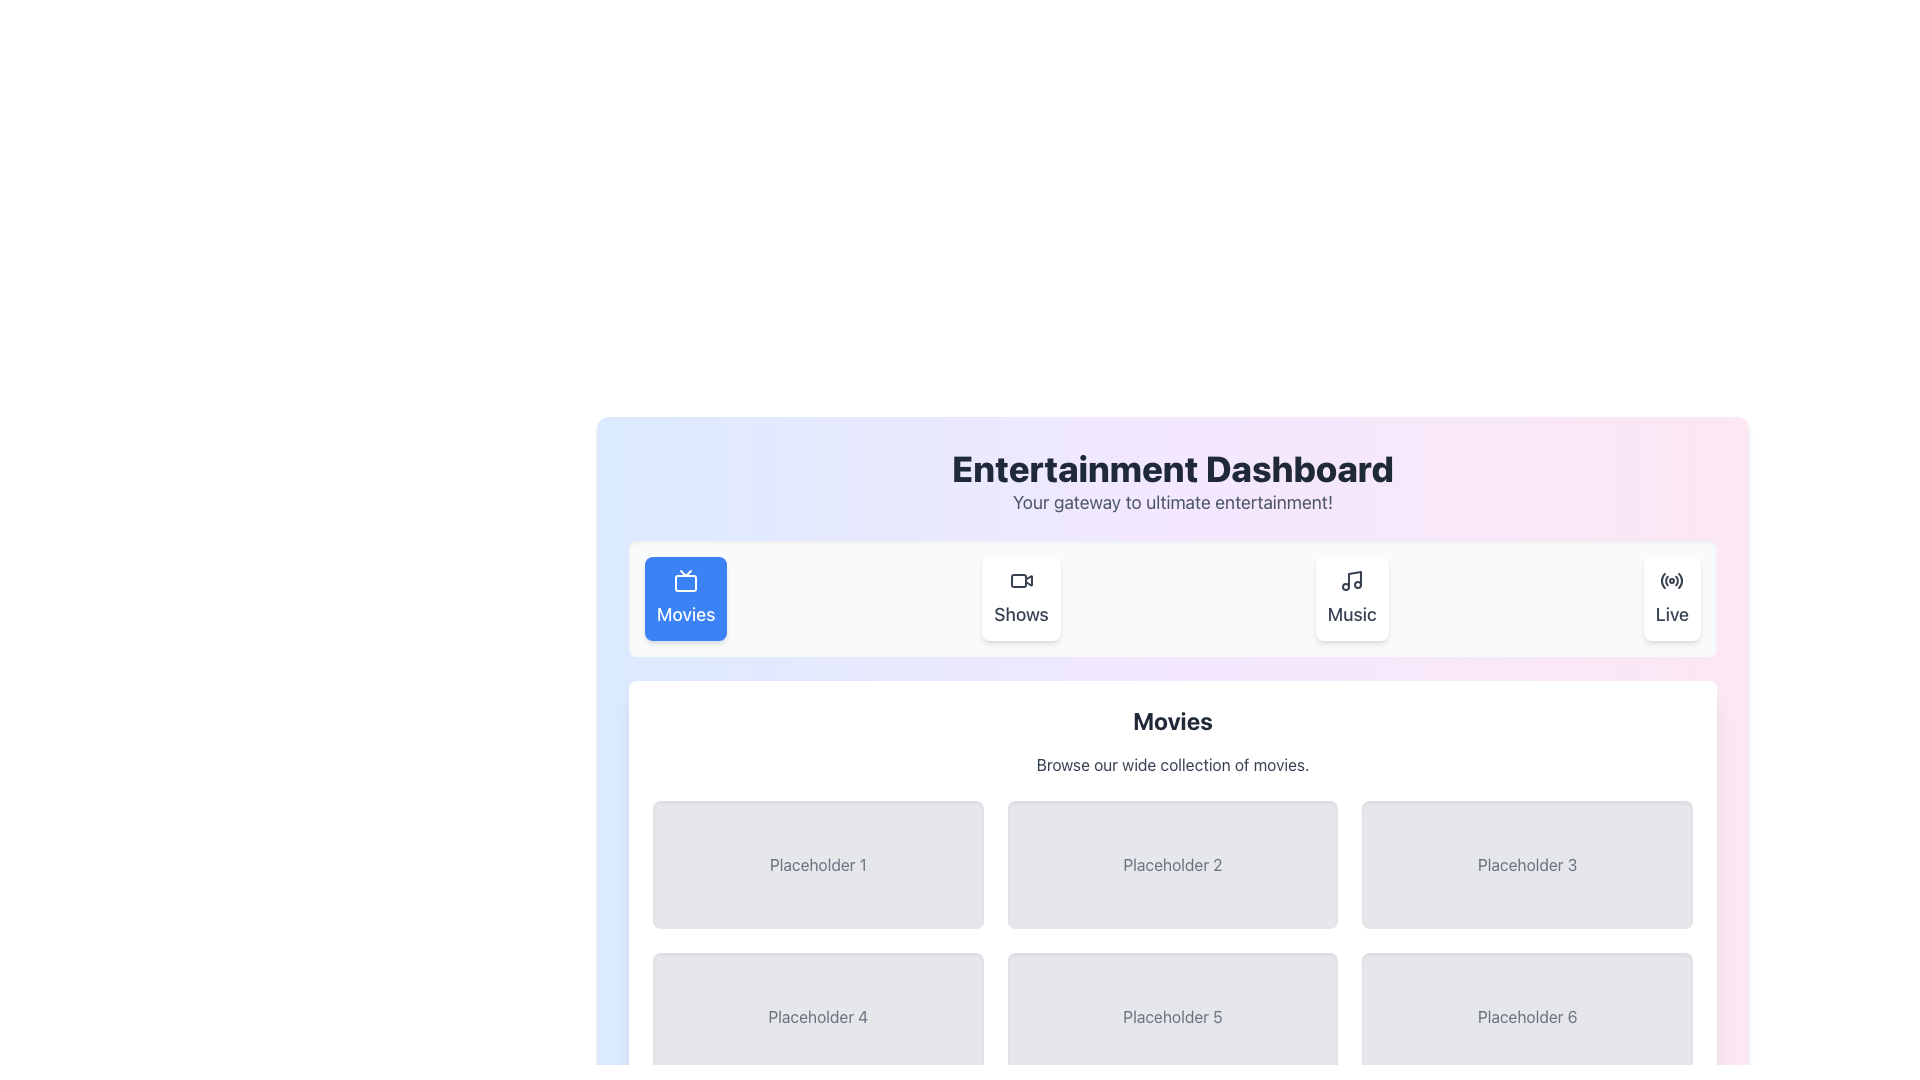  What do you see at coordinates (1672, 597) in the screenshot?
I see `the 'Live' button located at the far right of the group of buttons, which includes 'Movies', 'Shows', and 'Music'` at bounding box center [1672, 597].